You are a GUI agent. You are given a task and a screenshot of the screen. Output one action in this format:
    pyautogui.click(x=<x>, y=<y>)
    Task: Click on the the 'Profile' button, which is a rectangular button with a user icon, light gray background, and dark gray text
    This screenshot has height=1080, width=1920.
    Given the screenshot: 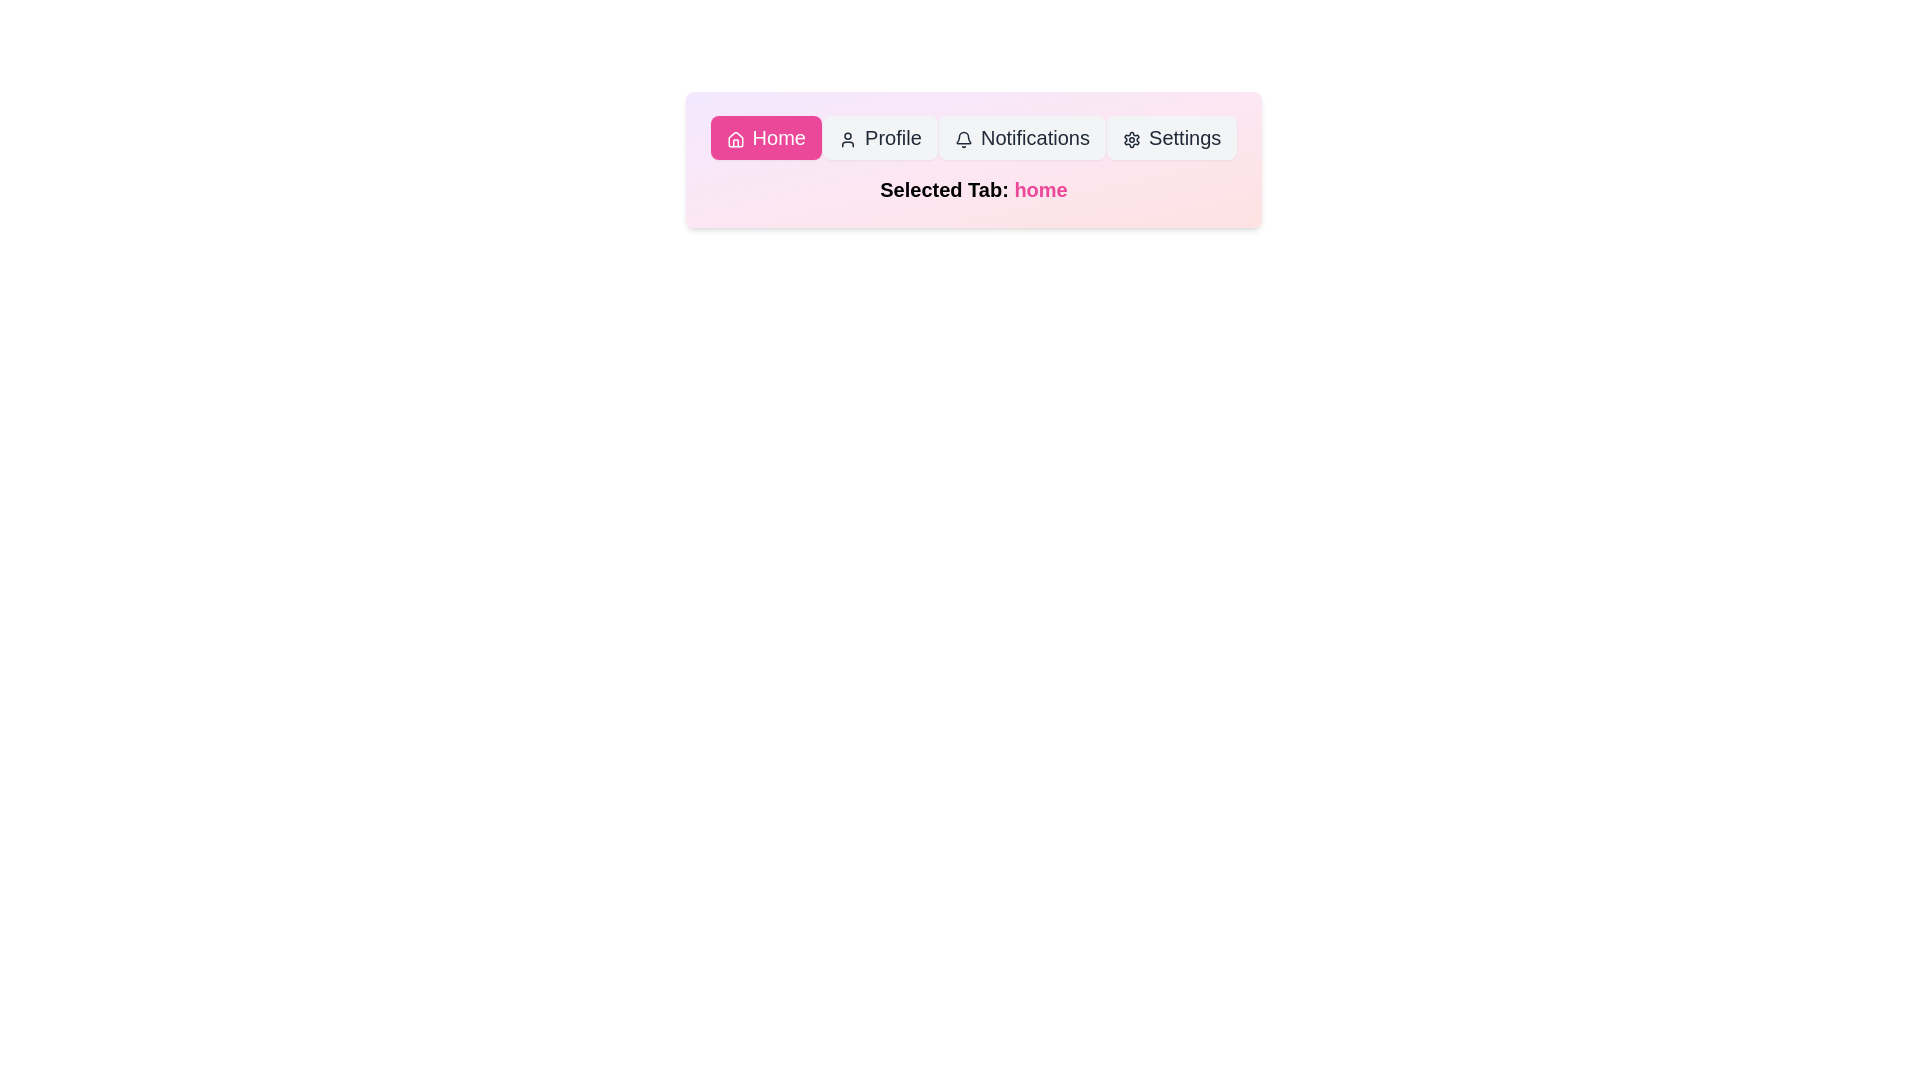 What is the action you would take?
    pyautogui.click(x=880, y=137)
    